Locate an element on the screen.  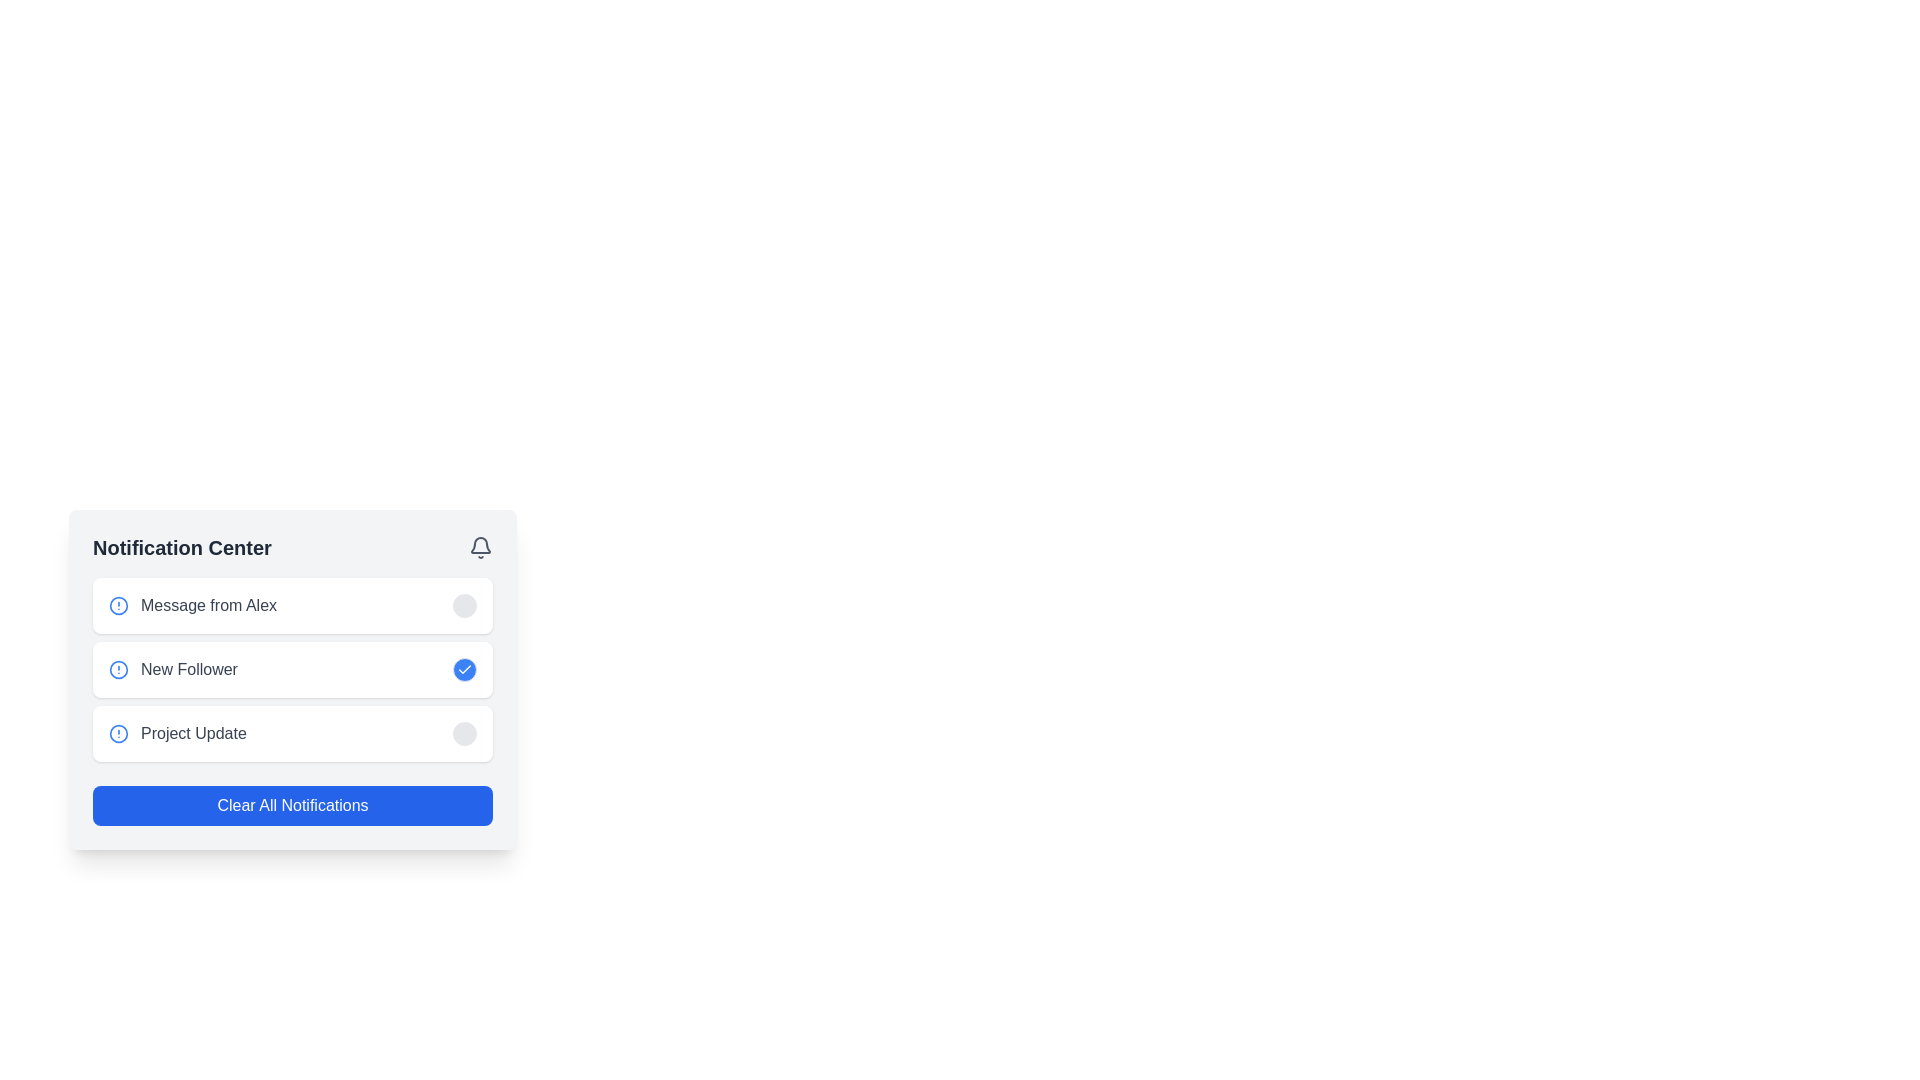
the toggle button on the Notification Card, which is the third item in the notification center panel, to mark it as read/unread is located at coordinates (291, 733).